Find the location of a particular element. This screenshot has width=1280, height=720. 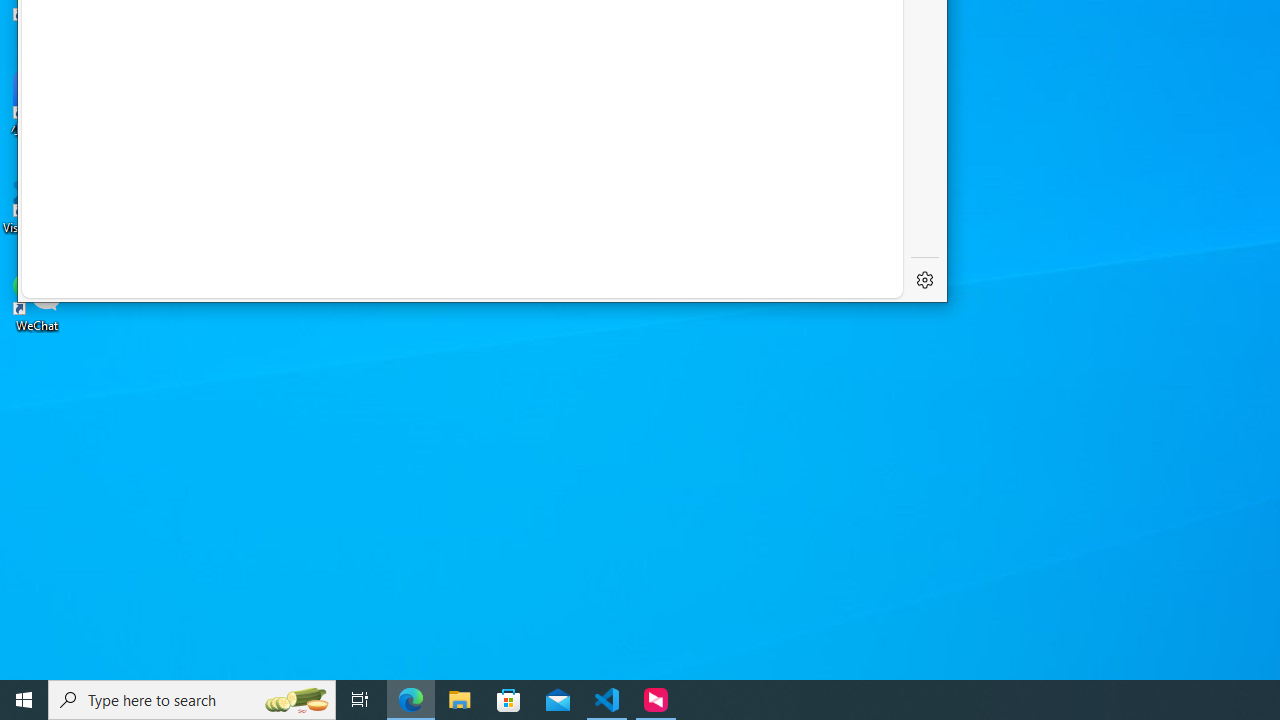

'Task View' is located at coordinates (359, 698).